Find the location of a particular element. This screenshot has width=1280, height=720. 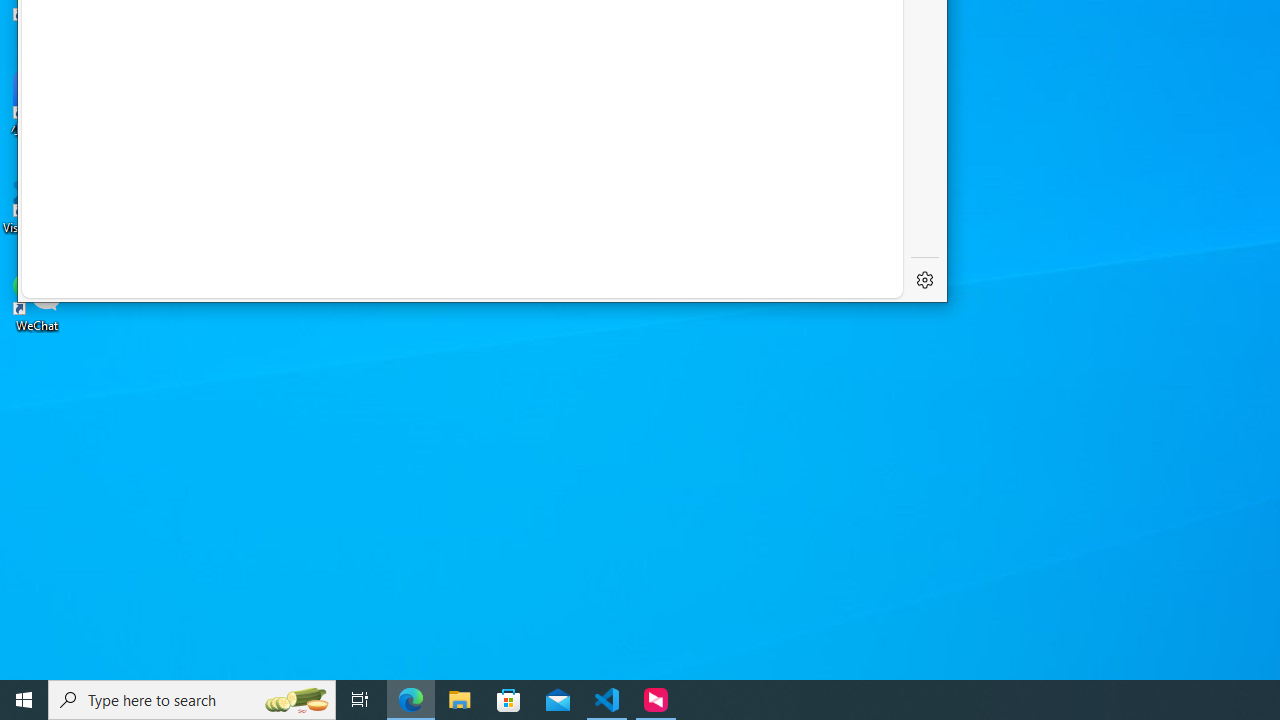

'Task View' is located at coordinates (359, 698).